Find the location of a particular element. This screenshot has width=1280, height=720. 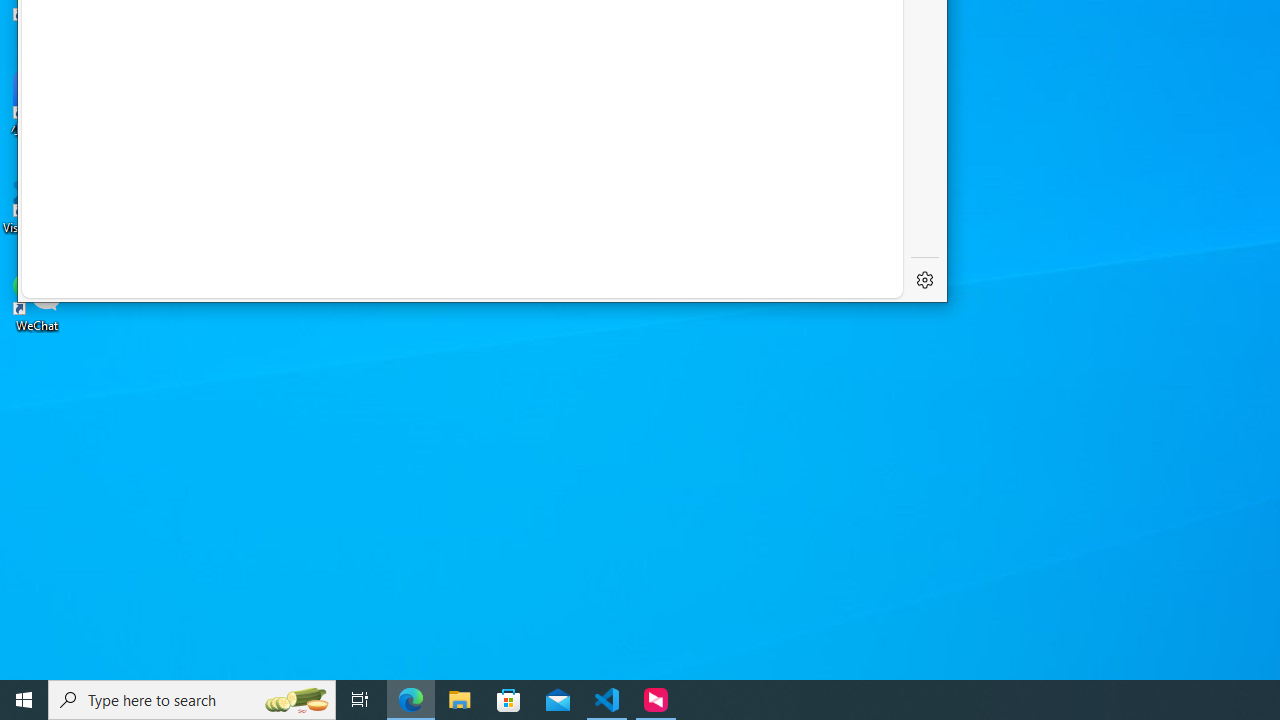

'Task View' is located at coordinates (359, 698).